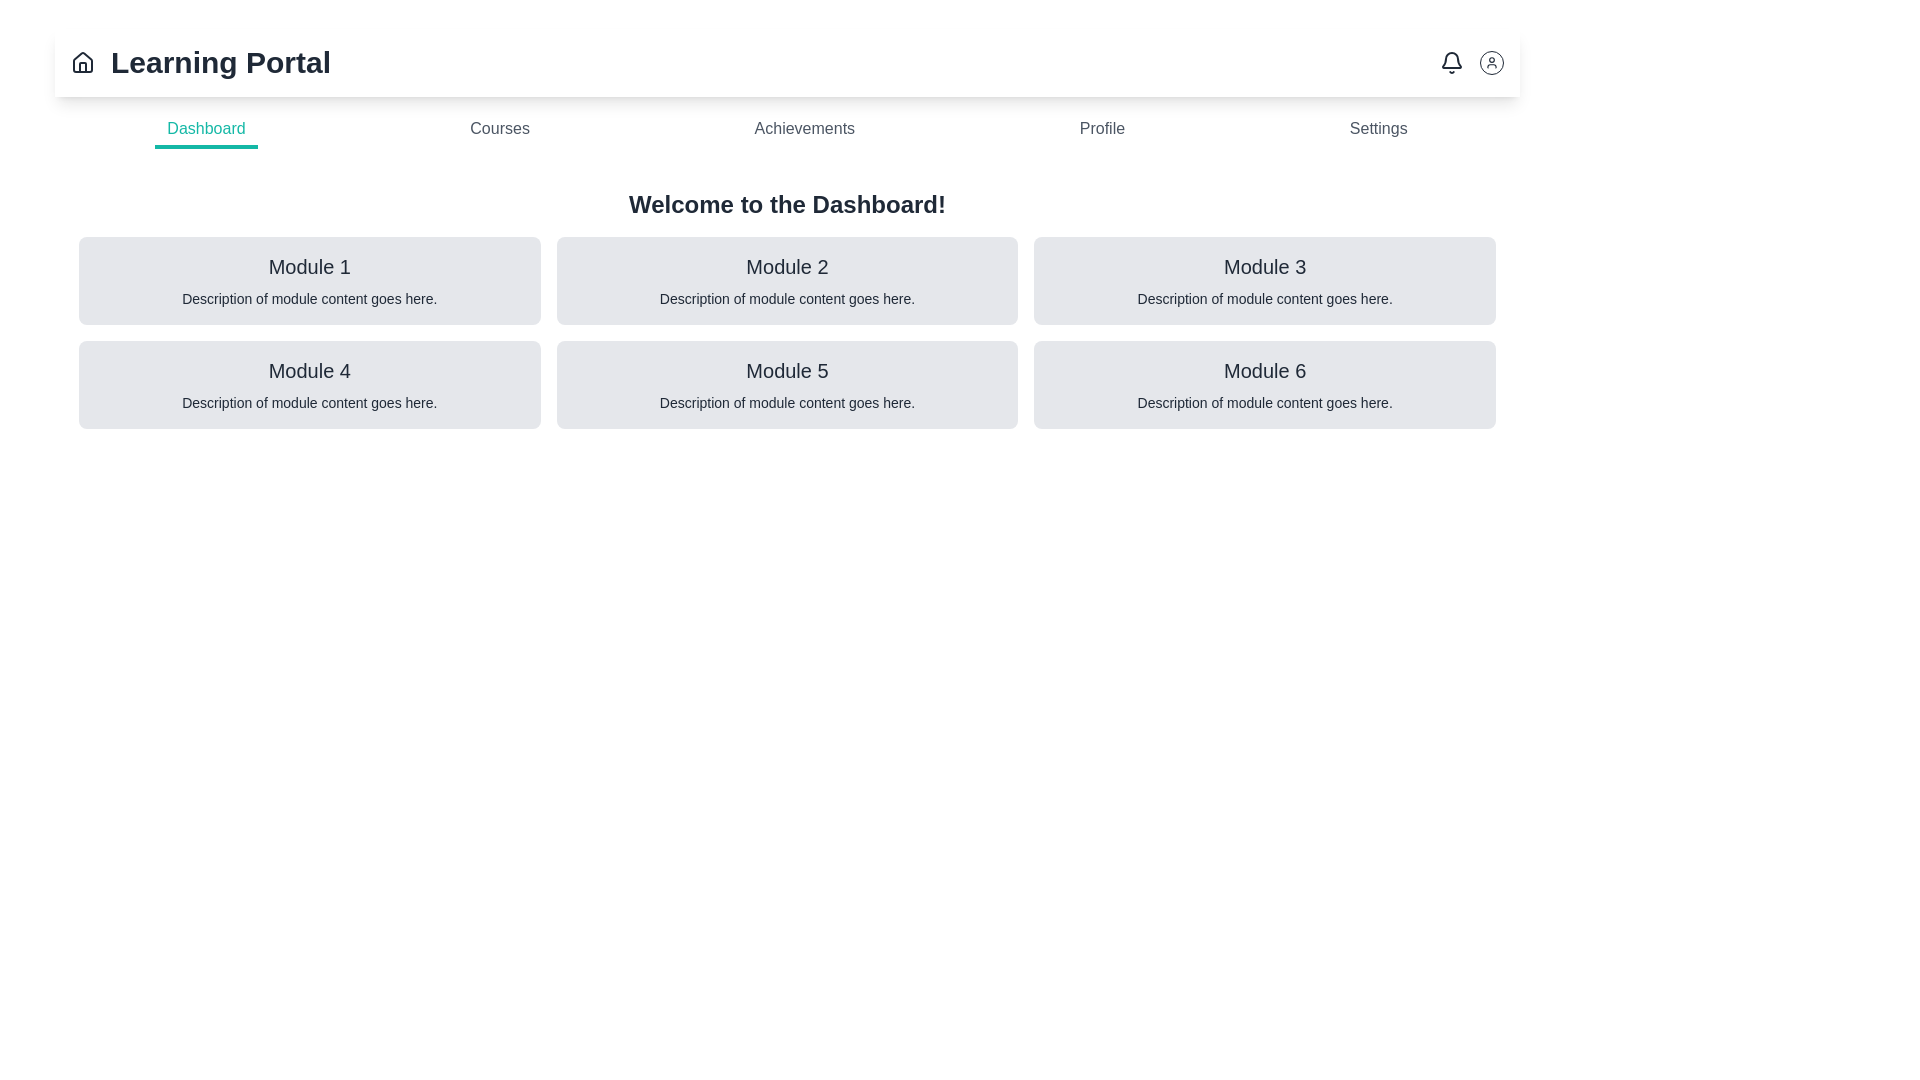  Describe the element at coordinates (308, 281) in the screenshot. I see `the first Informational card in the grid layout that provides information about a specific module` at that location.